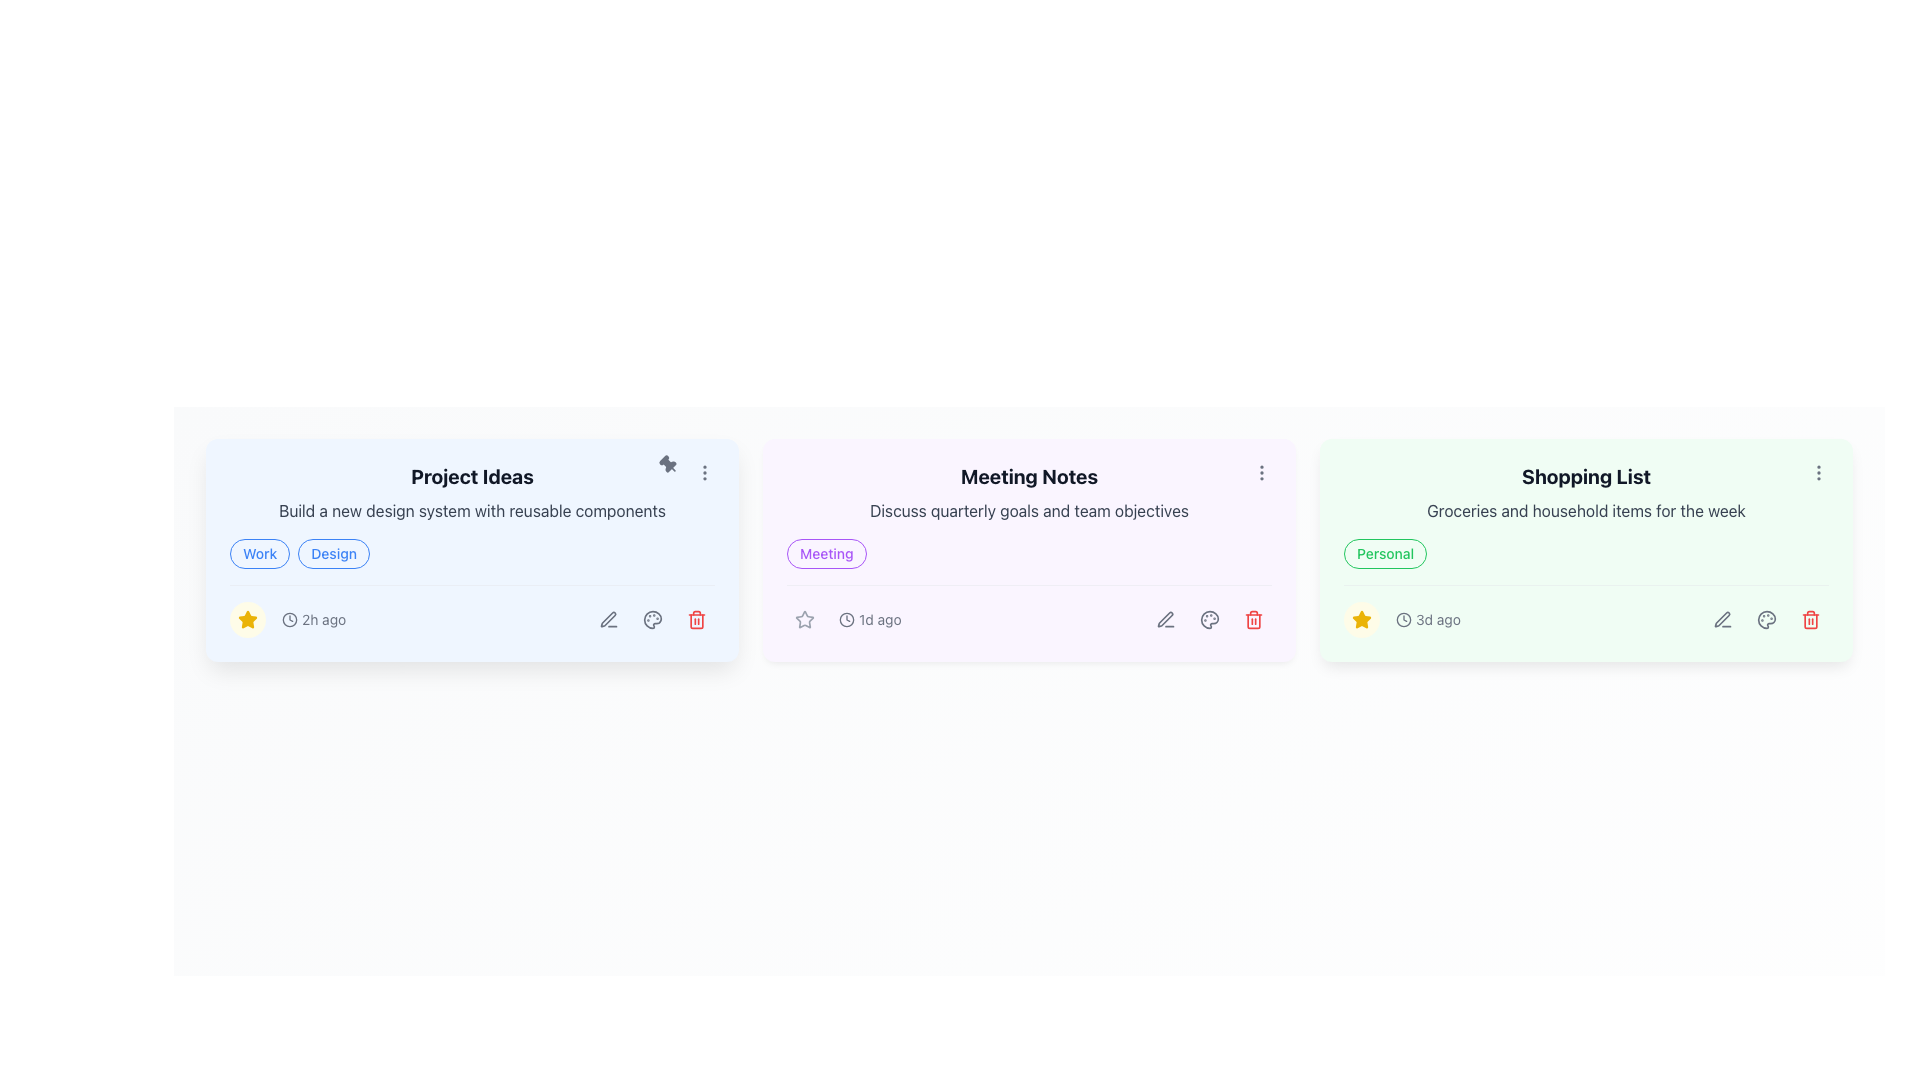  What do you see at coordinates (1819, 473) in the screenshot?
I see `the vertical ellipsis icon button at the top-right corner of the 'Shopping List' card` at bounding box center [1819, 473].